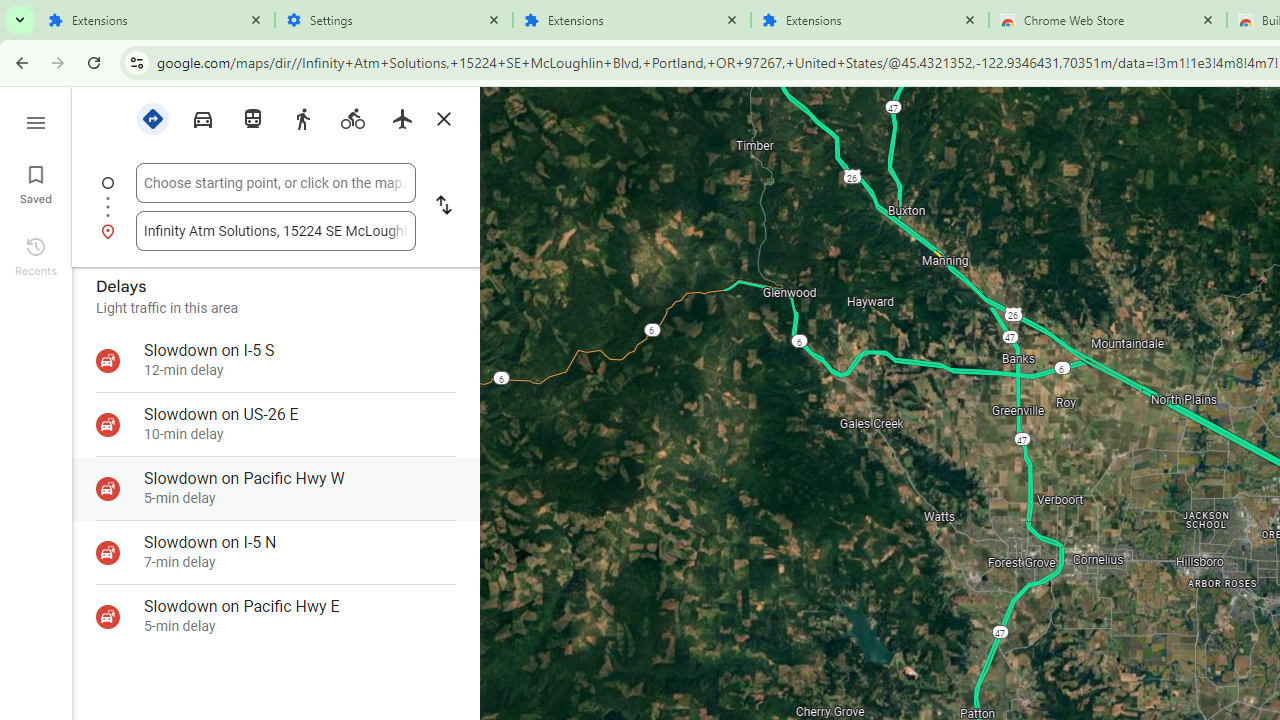 The width and height of the screenshot is (1280, 720). I want to click on 'Extensions', so click(155, 20).